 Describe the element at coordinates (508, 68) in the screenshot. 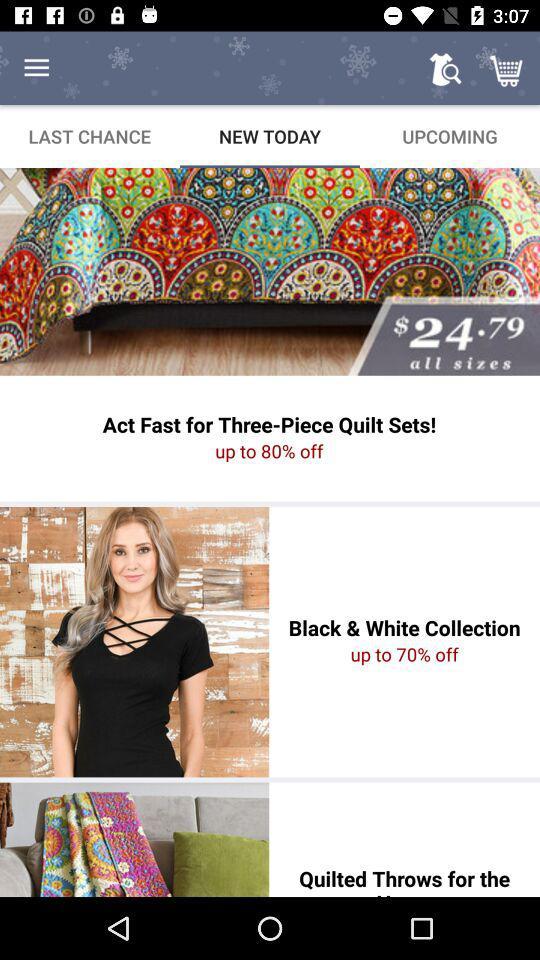

I see `the item above the upcoming` at that location.